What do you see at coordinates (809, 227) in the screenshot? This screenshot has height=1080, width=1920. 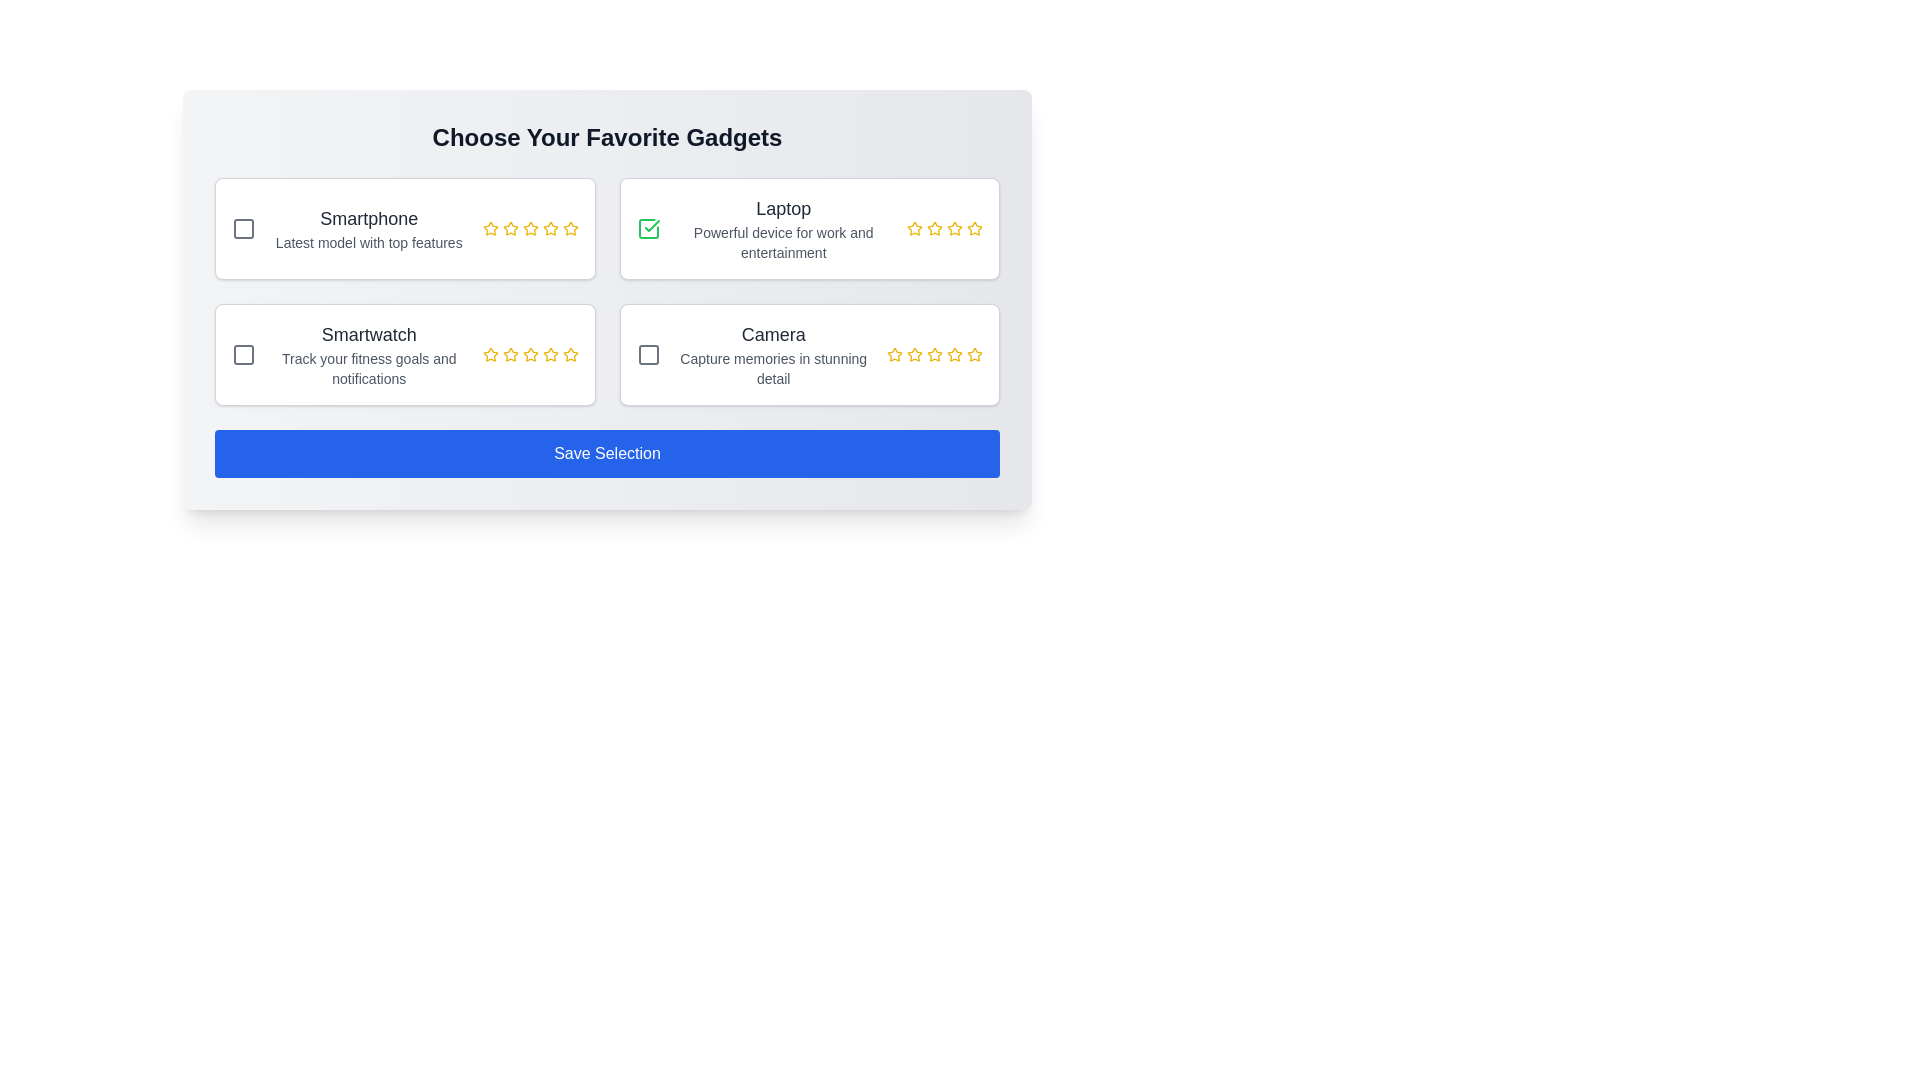 I see `the 'Laptop' selectable card, which is the second card in the grid layout of selectable items` at bounding box center [809, 227].